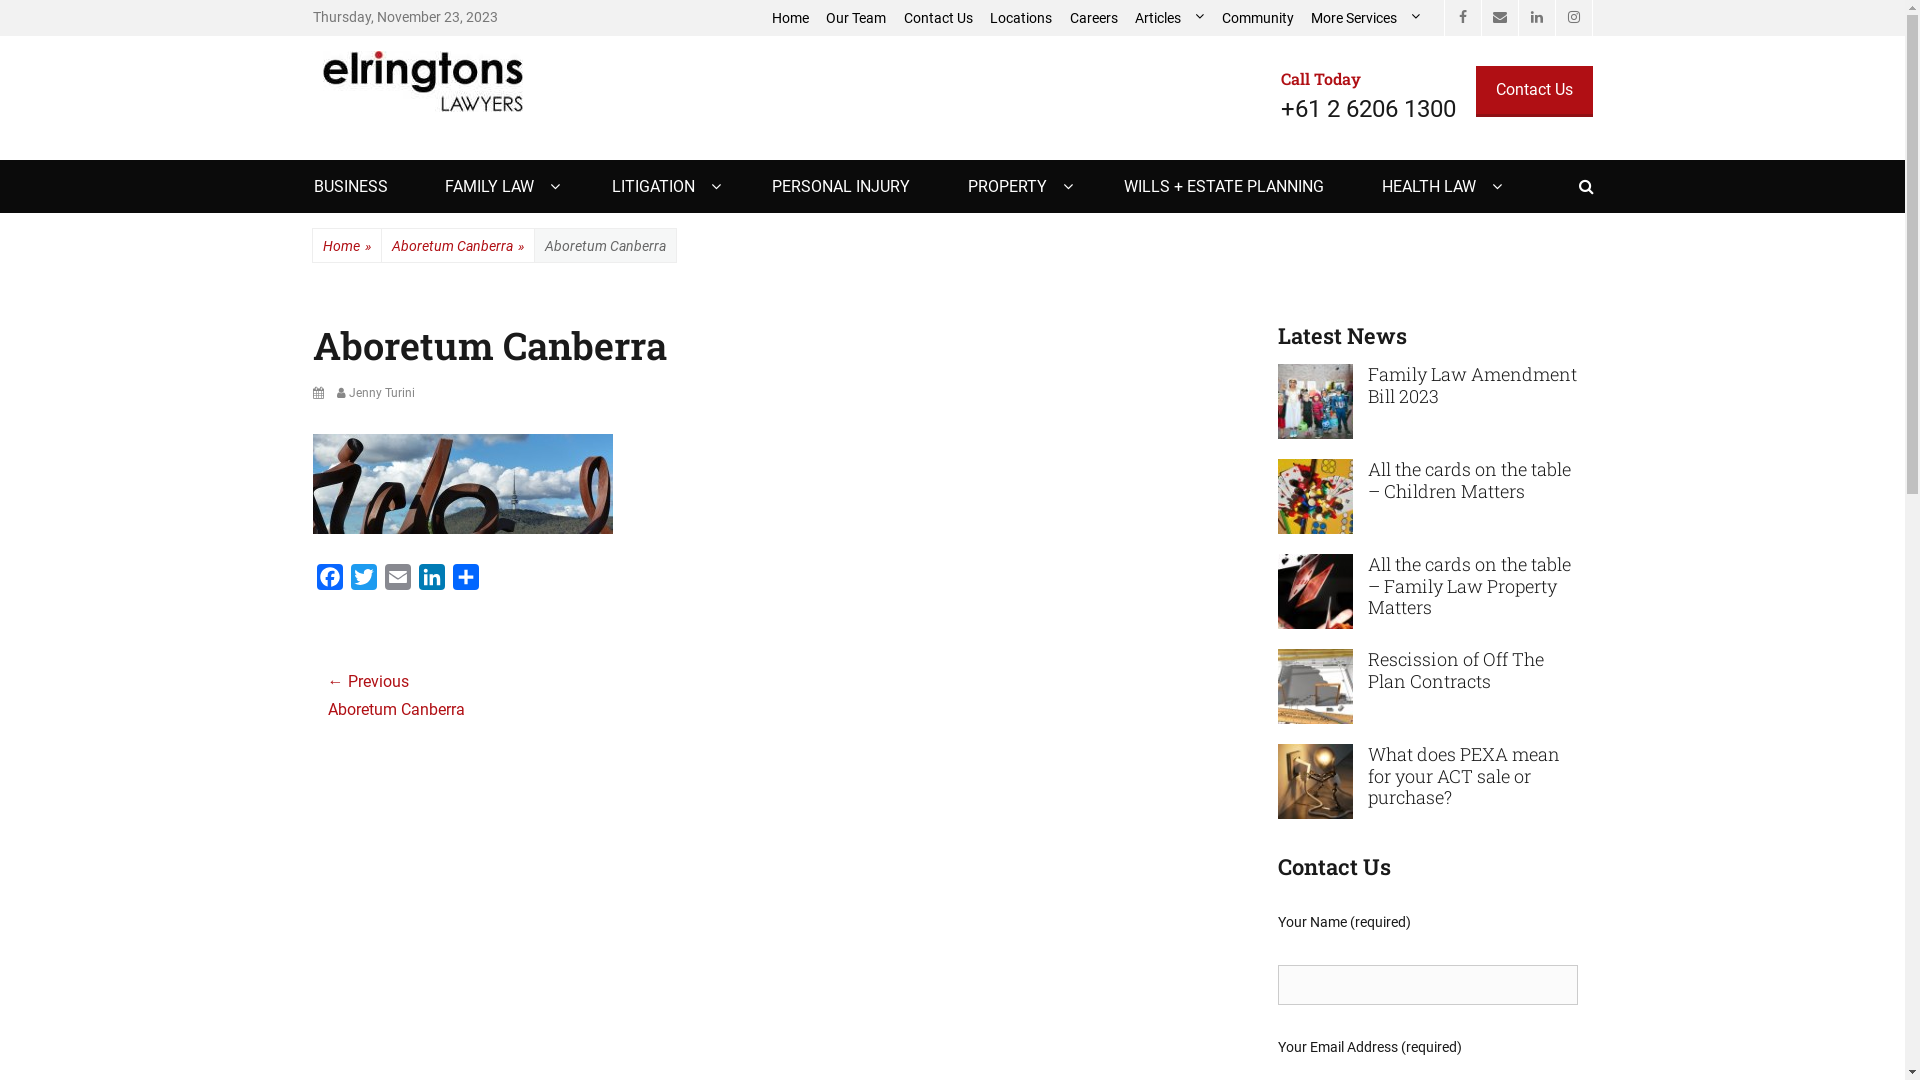  Describe the element at coordinates (1367, 385) in the screenshot. I see `'Family Law Amendment Bill 2023'` at that location.